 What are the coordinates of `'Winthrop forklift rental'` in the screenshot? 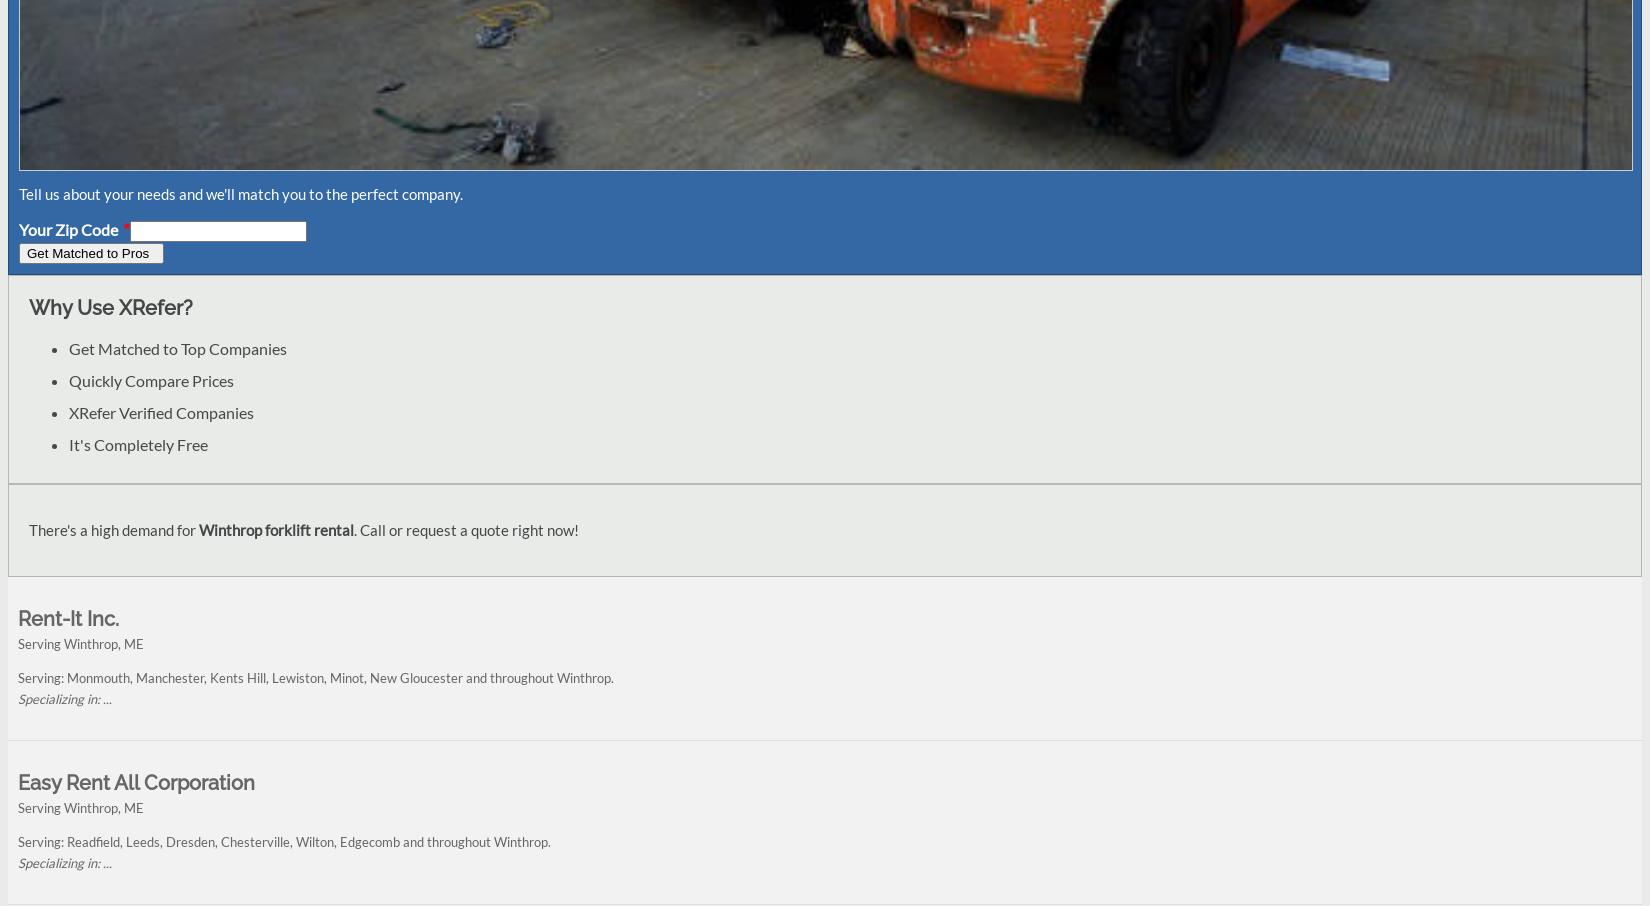 It's located at (276, 530).